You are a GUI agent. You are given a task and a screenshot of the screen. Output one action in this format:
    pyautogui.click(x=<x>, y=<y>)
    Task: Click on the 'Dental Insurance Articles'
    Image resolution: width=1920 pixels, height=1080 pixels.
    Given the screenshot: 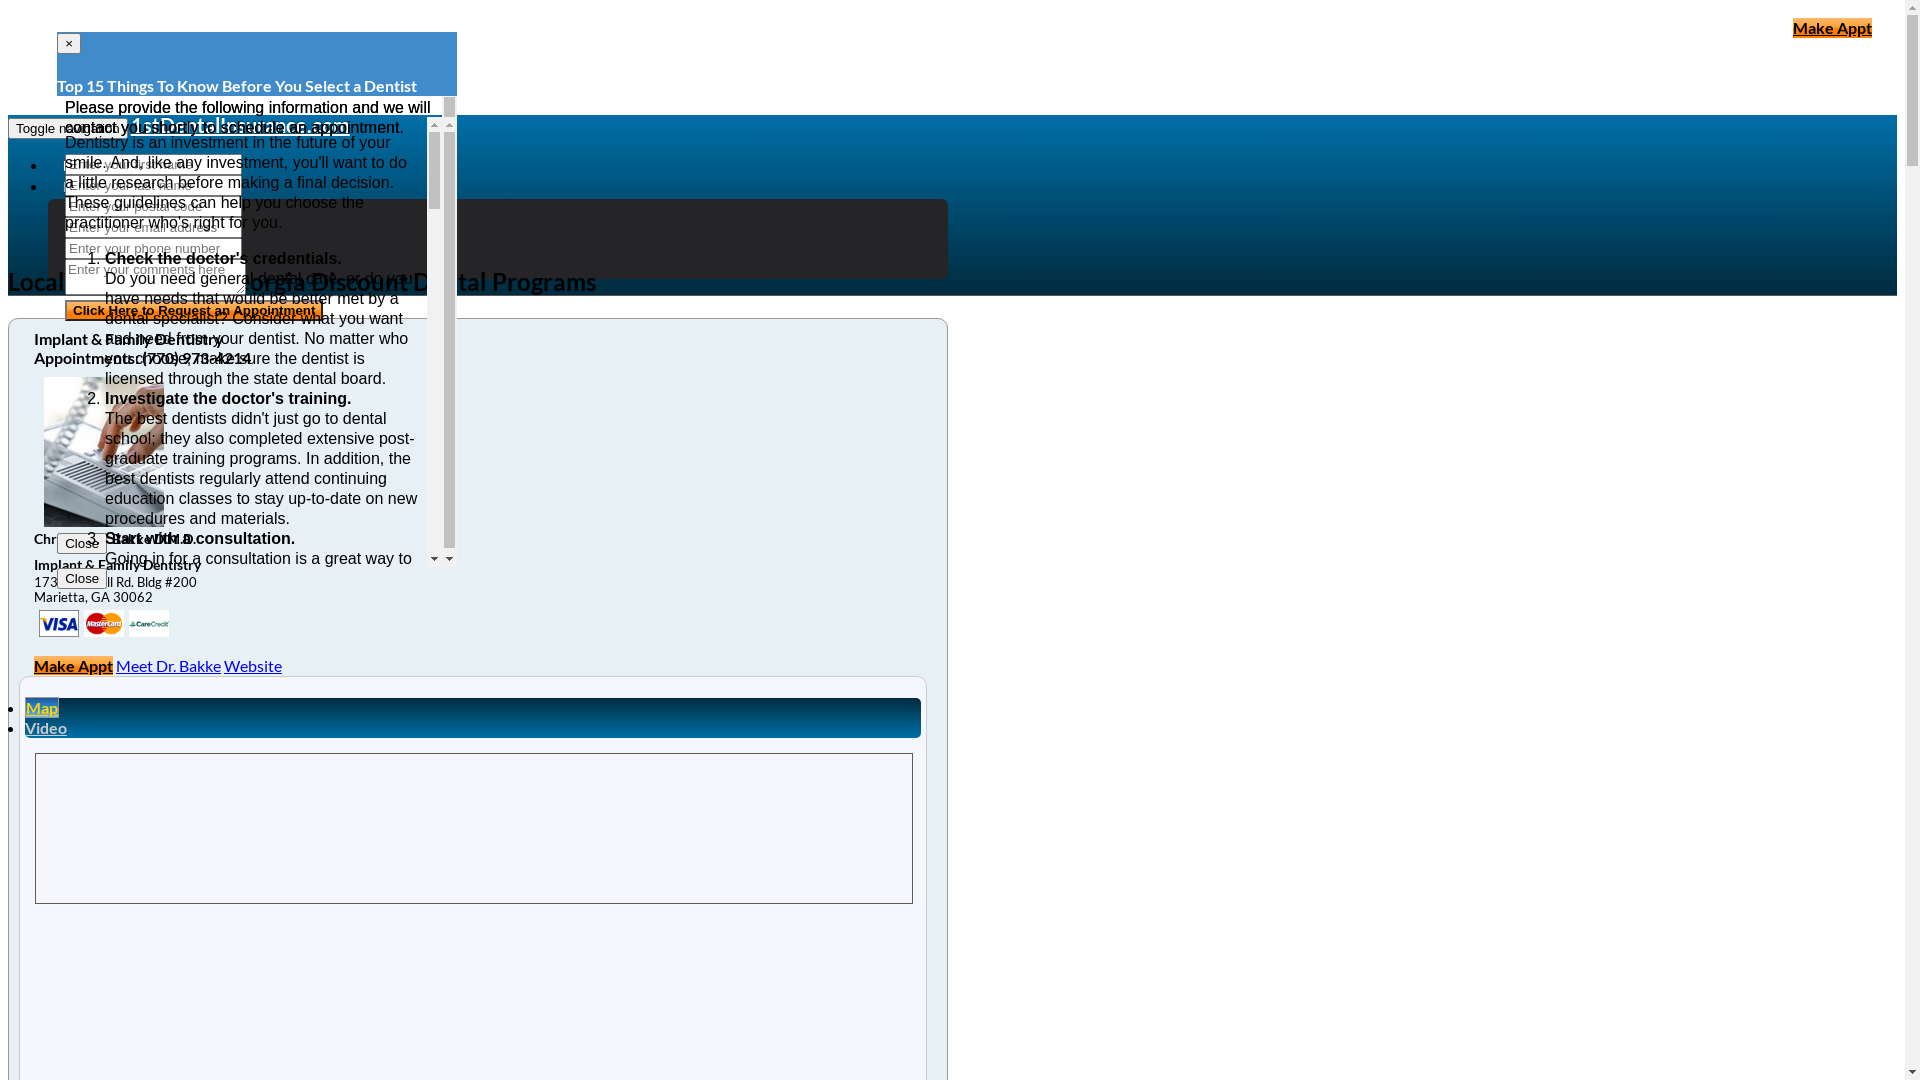 What is the action you would take?
    pyautogui.click(x=136, y=186)
    